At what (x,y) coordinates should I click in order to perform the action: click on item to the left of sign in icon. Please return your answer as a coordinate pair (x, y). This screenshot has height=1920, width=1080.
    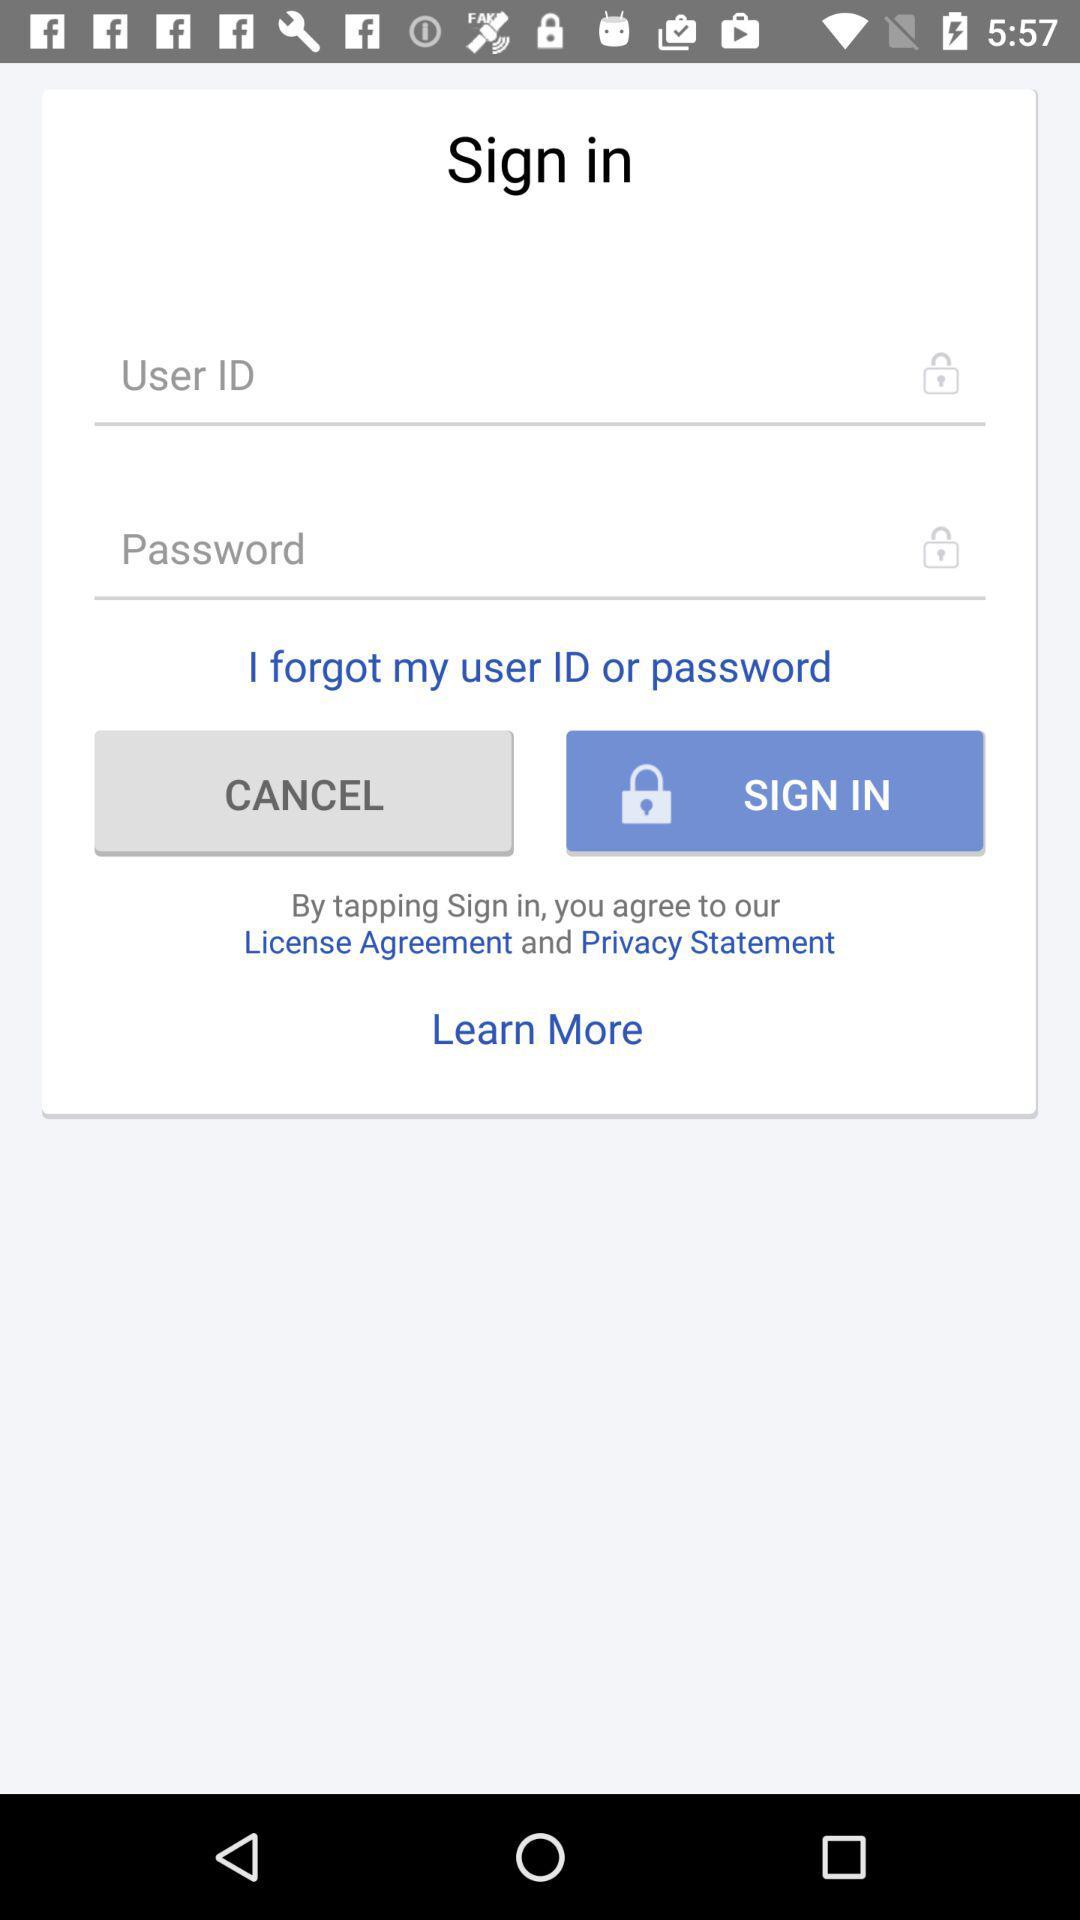
    Looking at the image, I should click on (304, 792).